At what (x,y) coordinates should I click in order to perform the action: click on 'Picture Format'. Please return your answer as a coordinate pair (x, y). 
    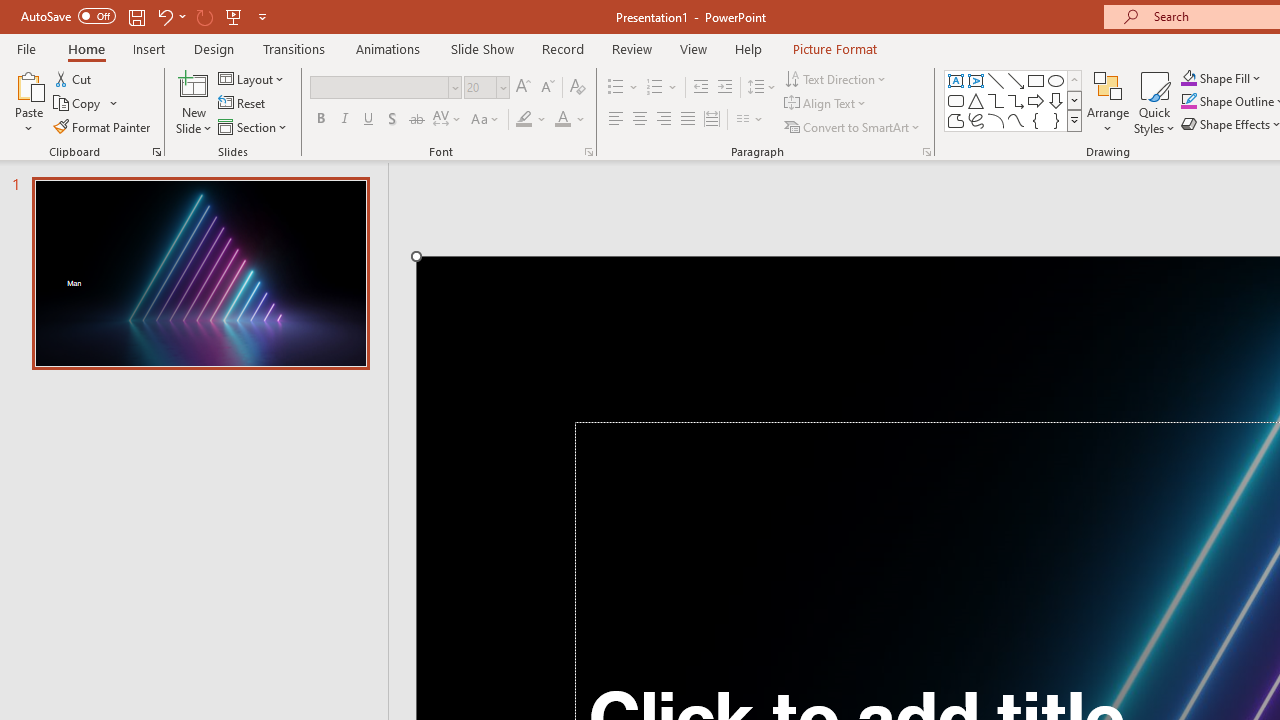
    Looking at the image, I should click on (835, 48).